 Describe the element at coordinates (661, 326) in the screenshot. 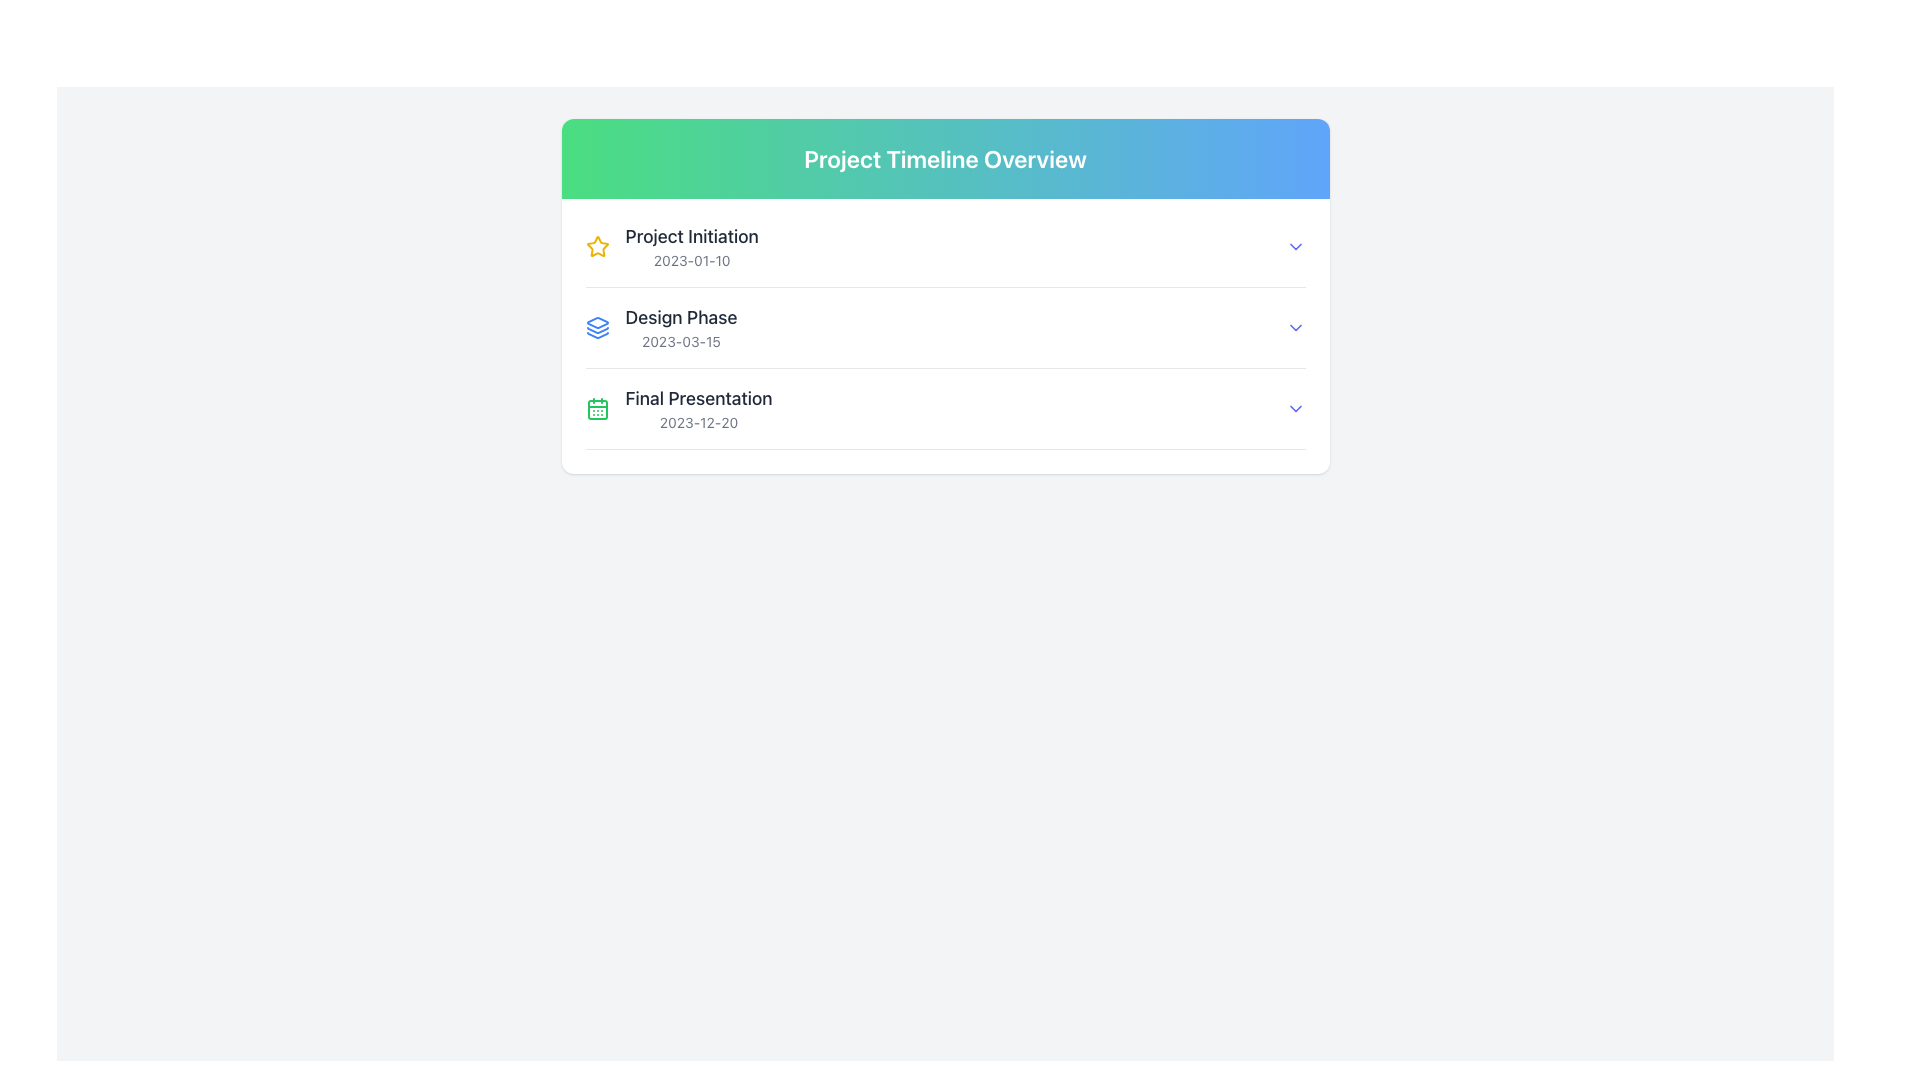

I see `the second list item in the 'Project Timeline Overview' that represents the 'Design Phase' milestone` at that location.